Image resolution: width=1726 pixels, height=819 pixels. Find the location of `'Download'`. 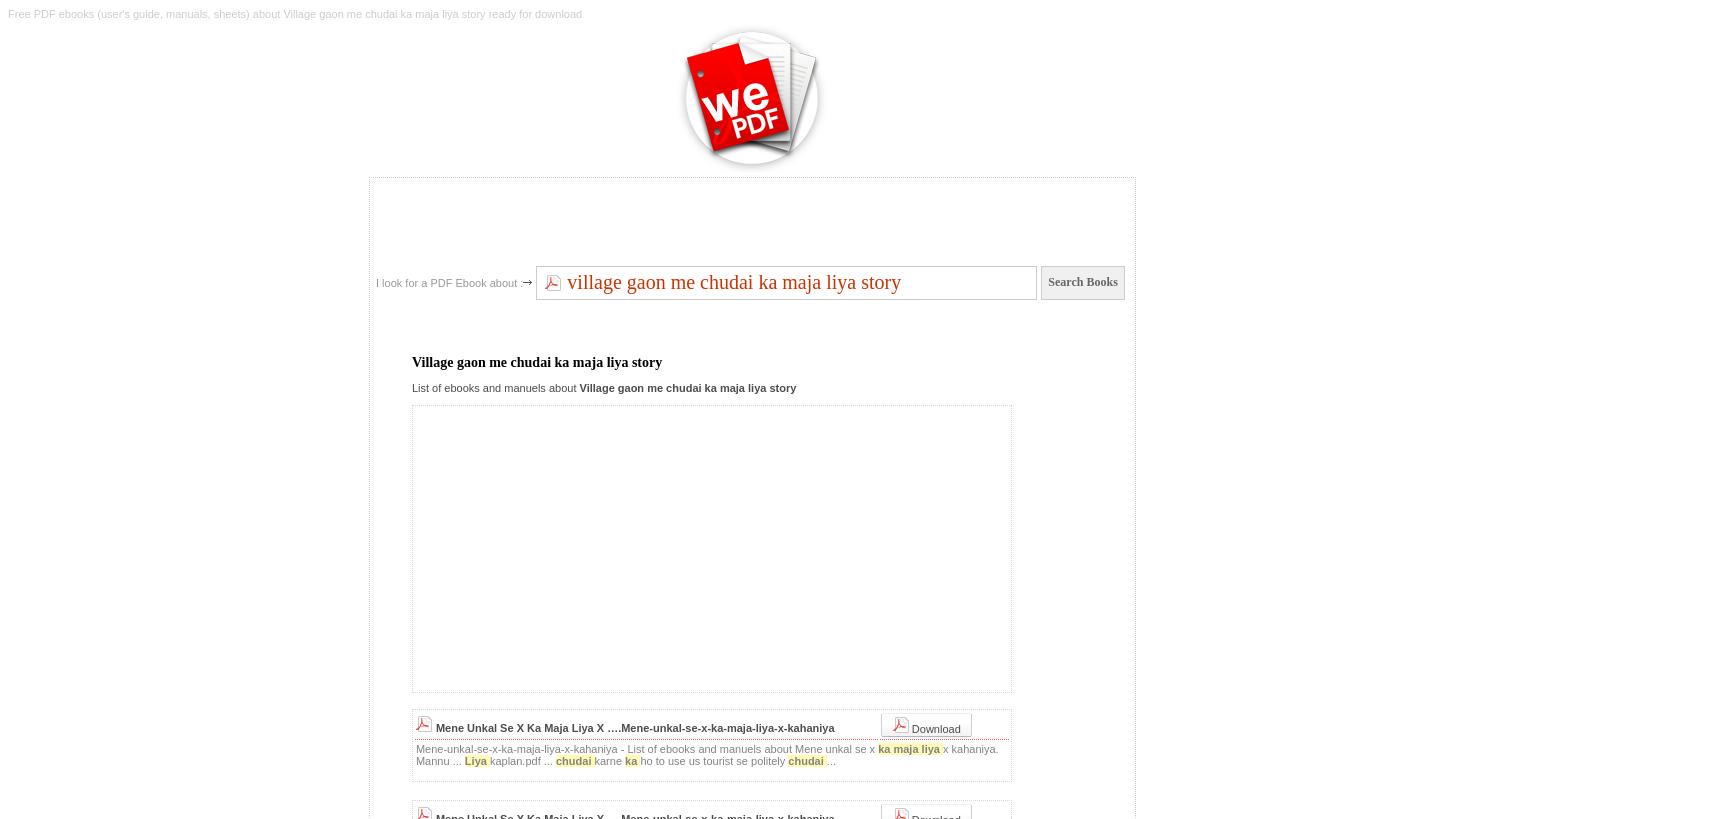

'Download' is located at coordinates (933, 727).